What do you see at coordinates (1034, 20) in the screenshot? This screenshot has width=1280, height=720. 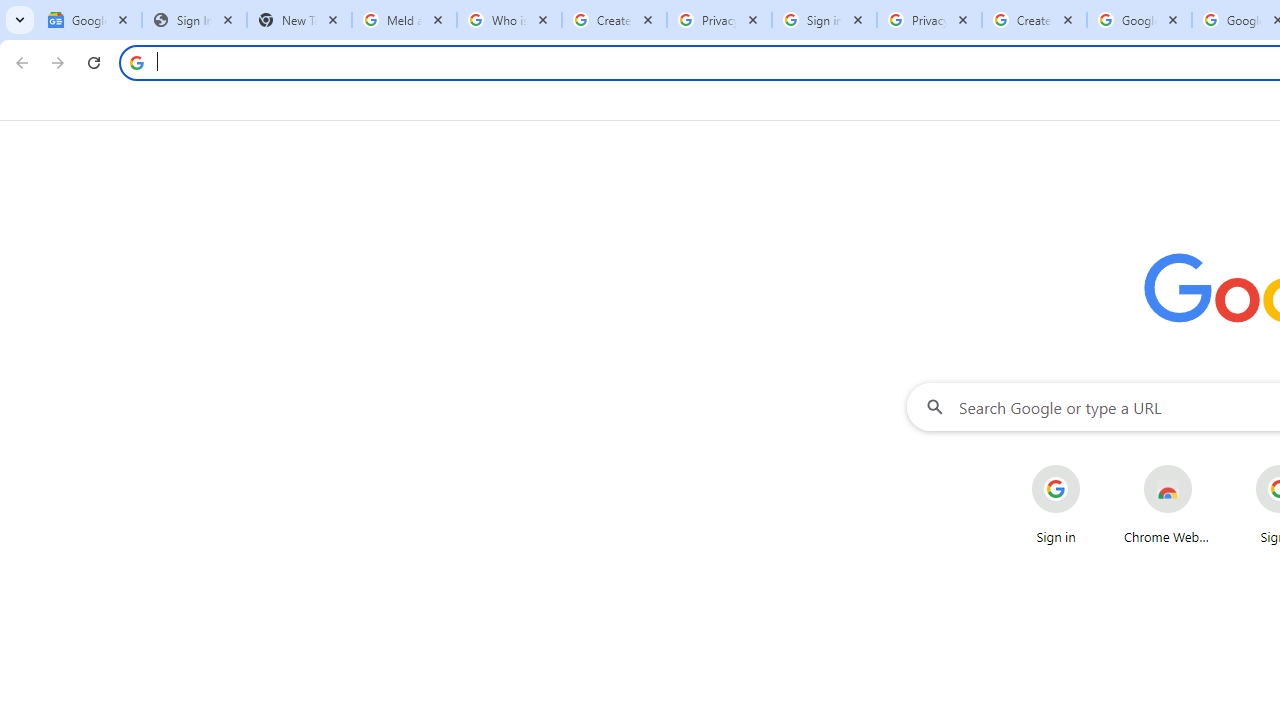 I see `'Create your Google Account'` at bounding box center [1034, 20].